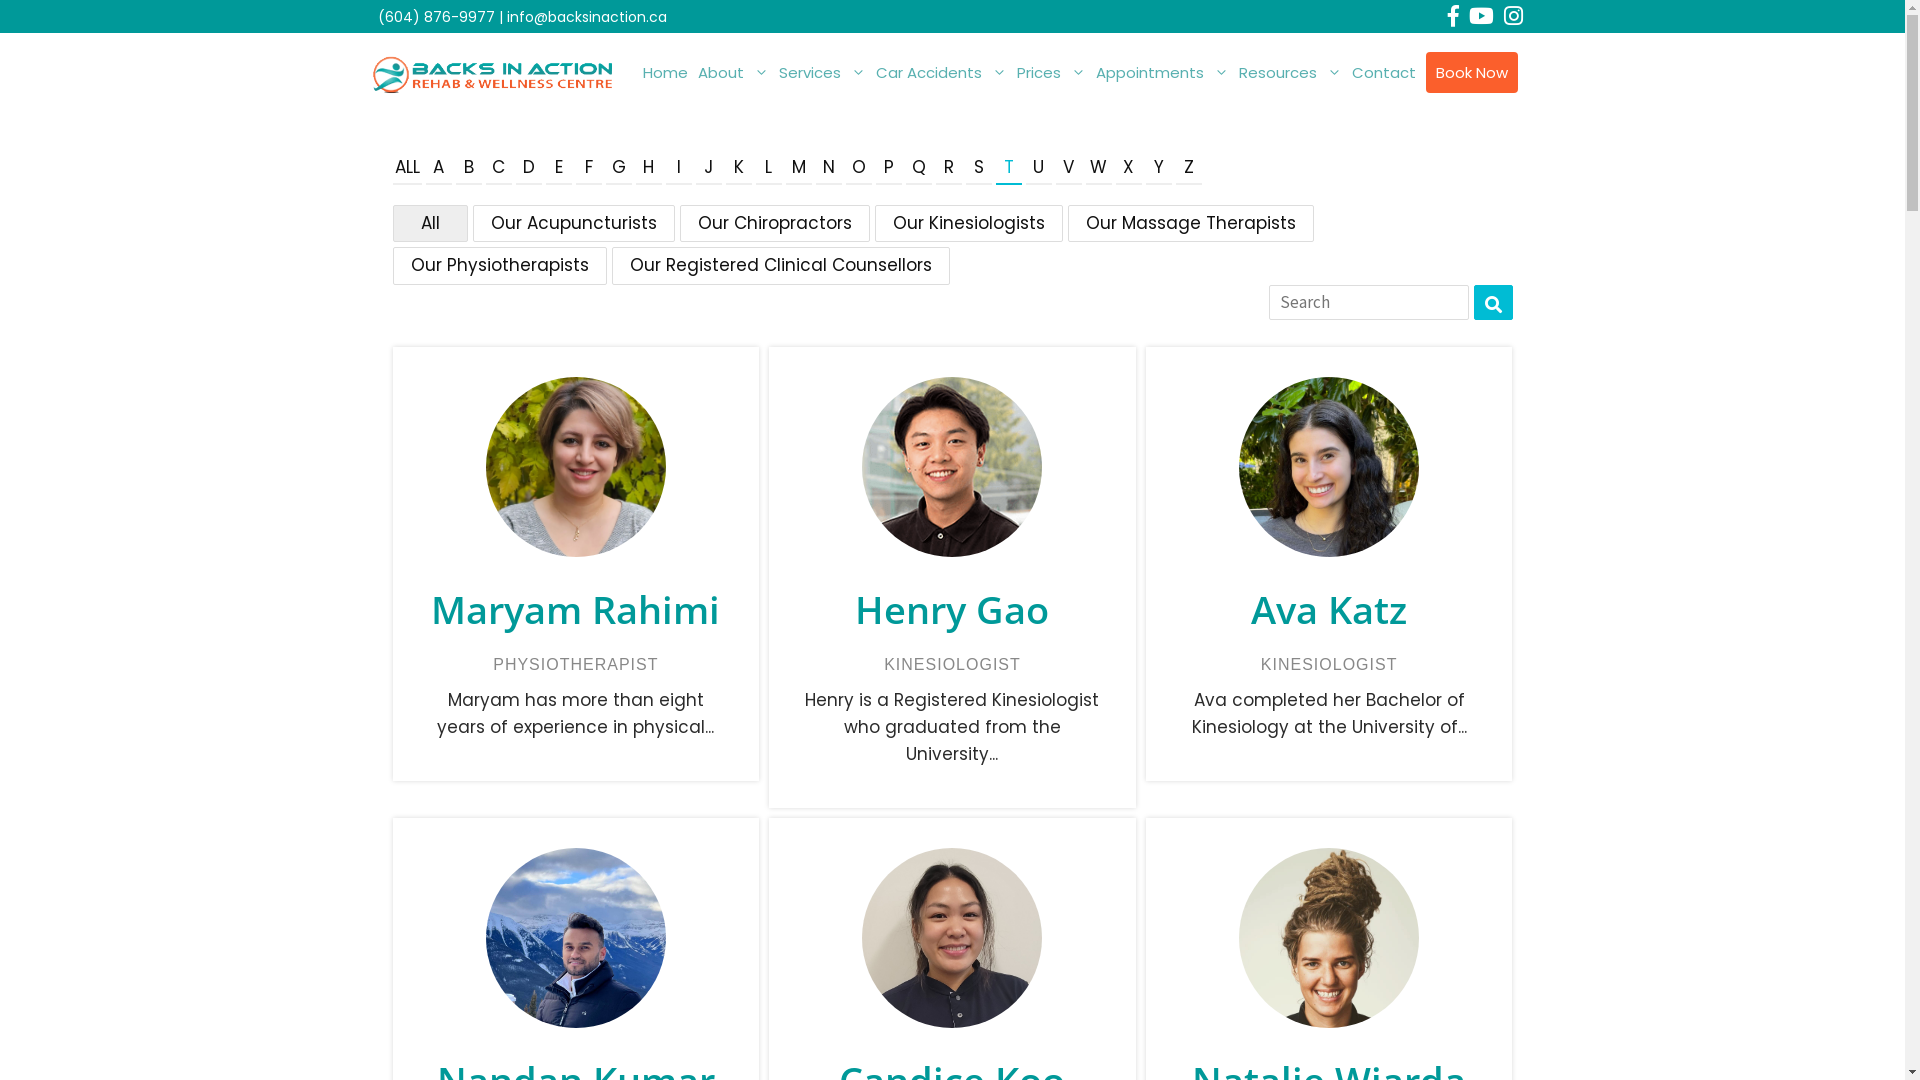  What do you see at coordinates (1158, 168) in the screenshot?
I see `'Y'` at bounding box center [1158, 168].